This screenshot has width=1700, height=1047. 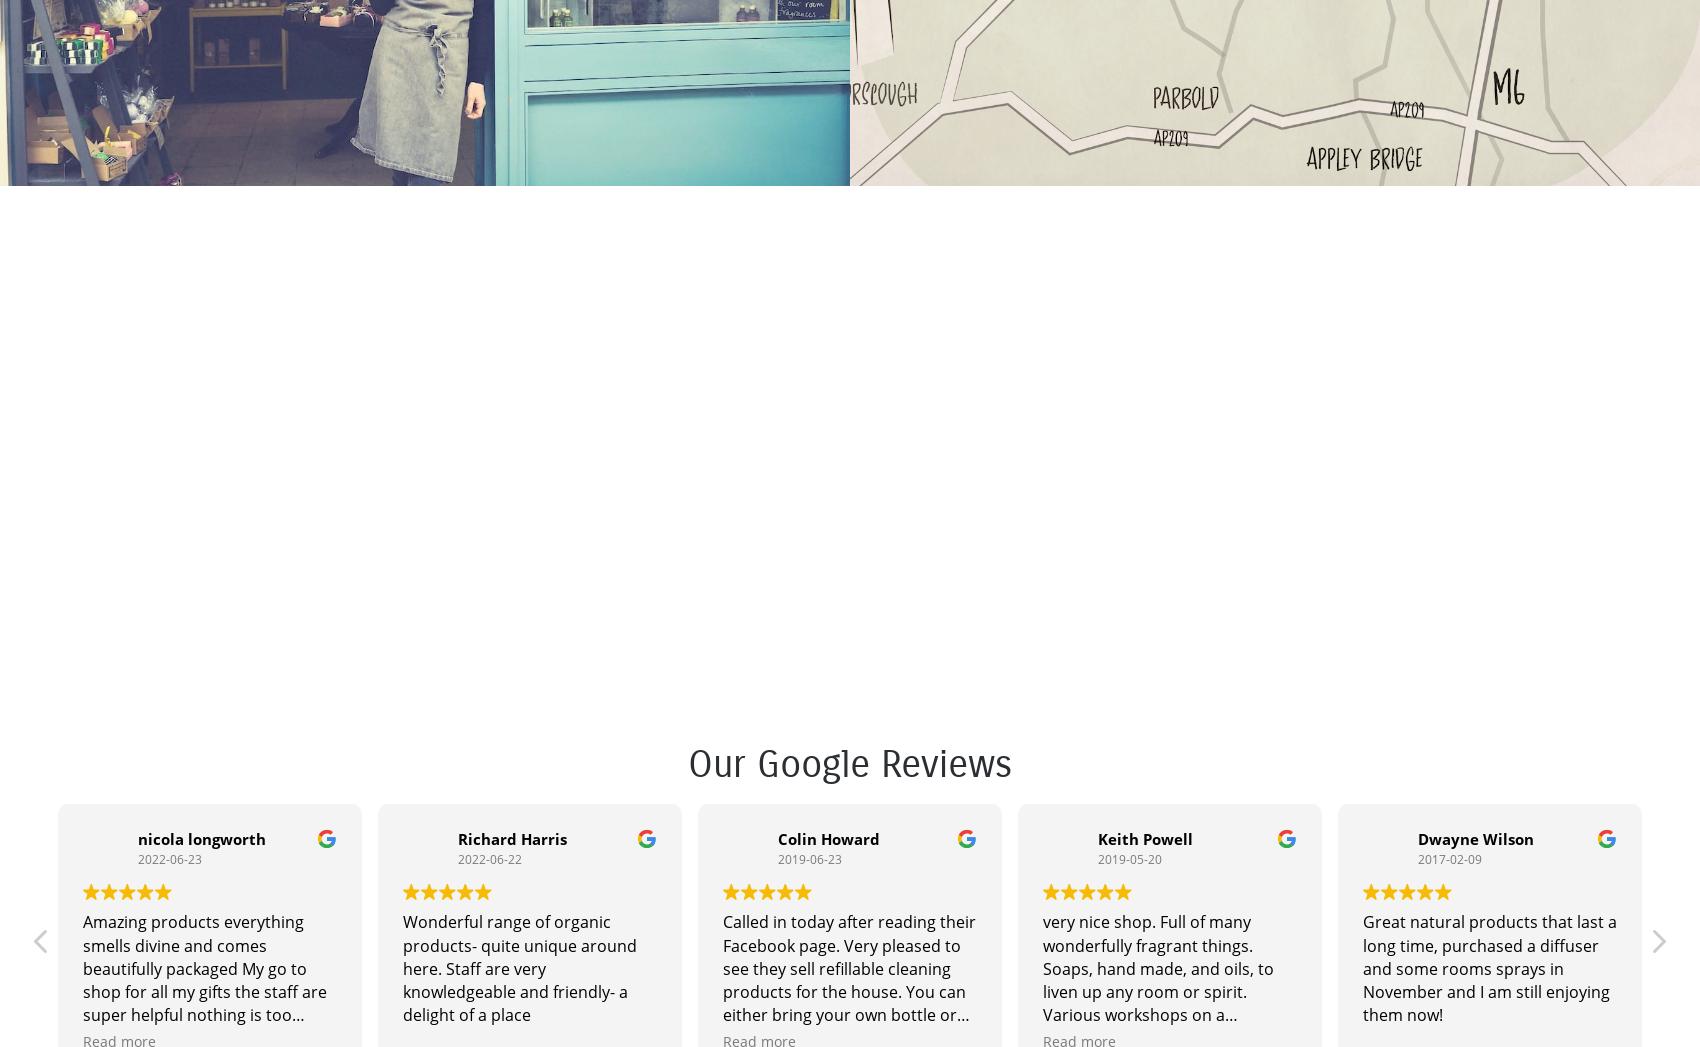 I want to click on 'Keith Powell', so click(x=1098, y=838).